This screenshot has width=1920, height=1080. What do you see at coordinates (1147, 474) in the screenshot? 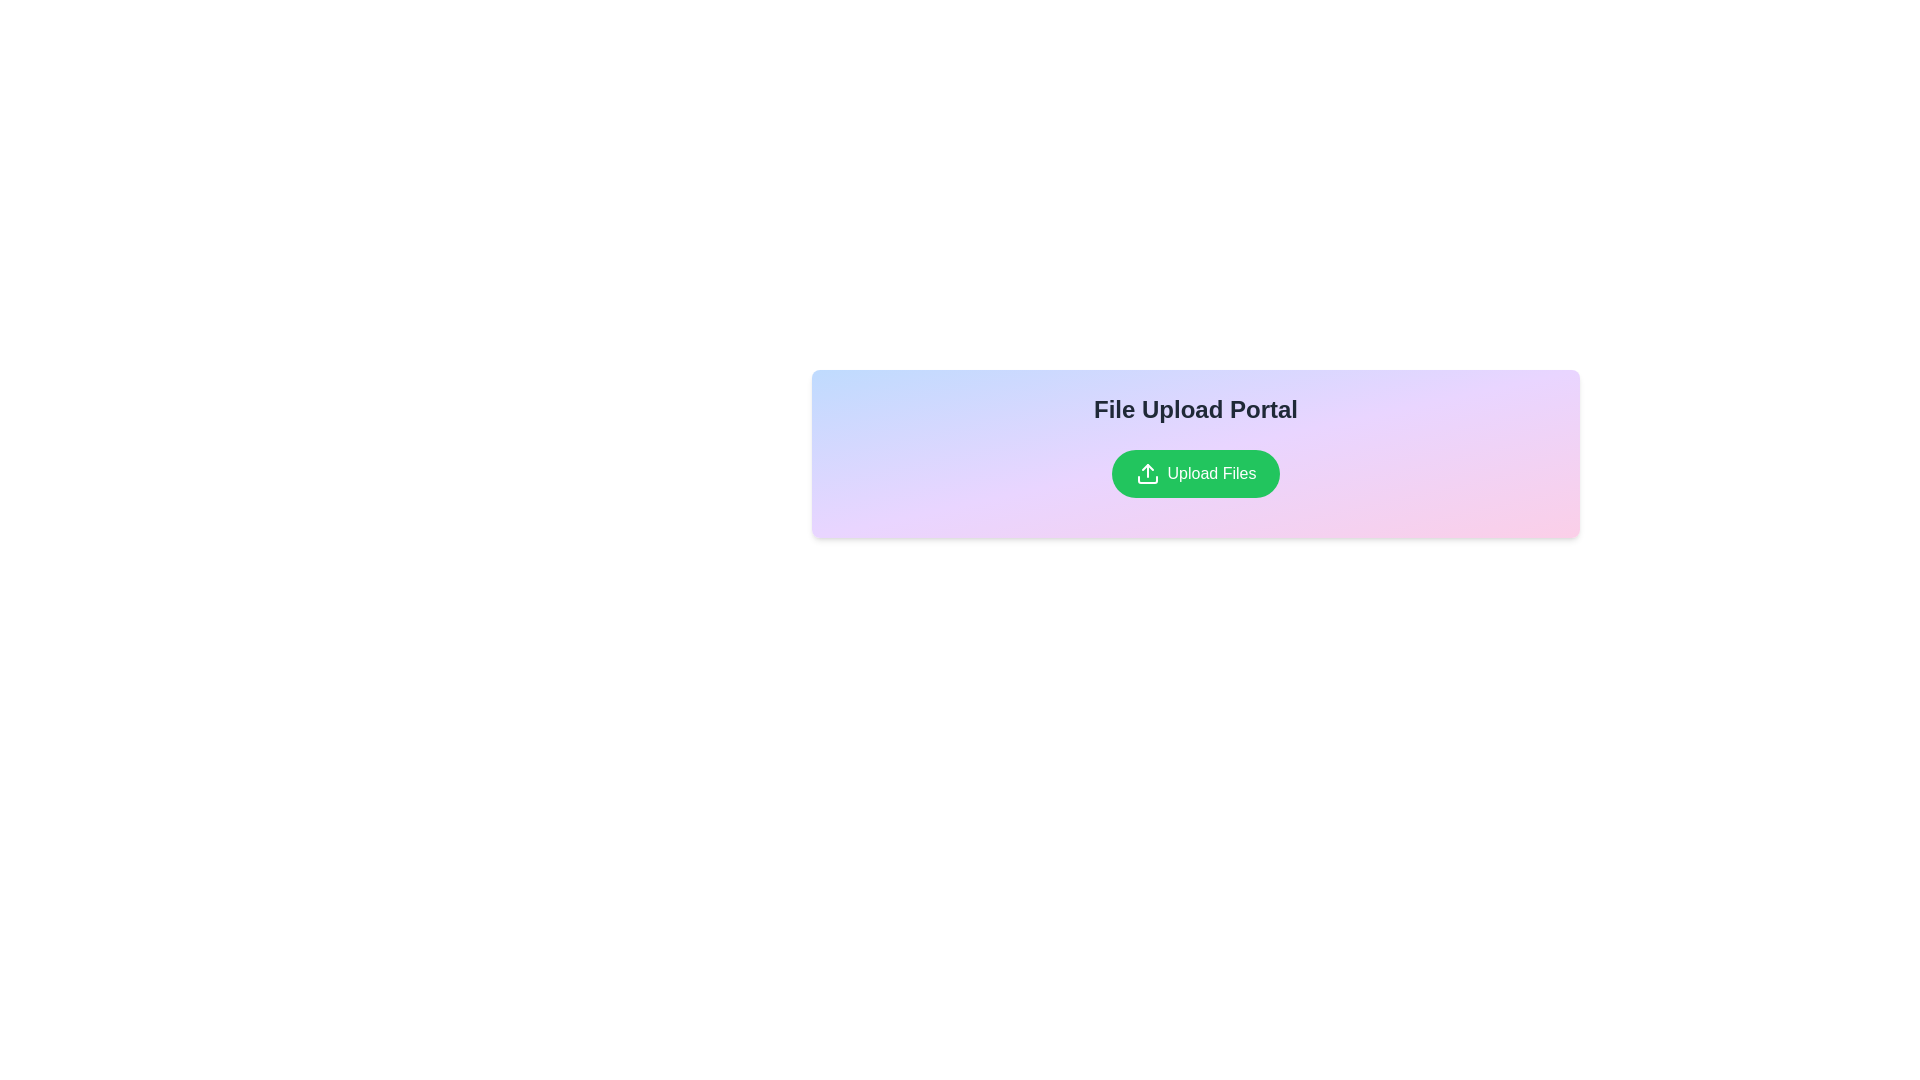
I see `the upload icon, which is a white arrow on a green circular background, located to the left of the 'Upload Files' text within a rounded green button` at bounding box center [1147, 474].